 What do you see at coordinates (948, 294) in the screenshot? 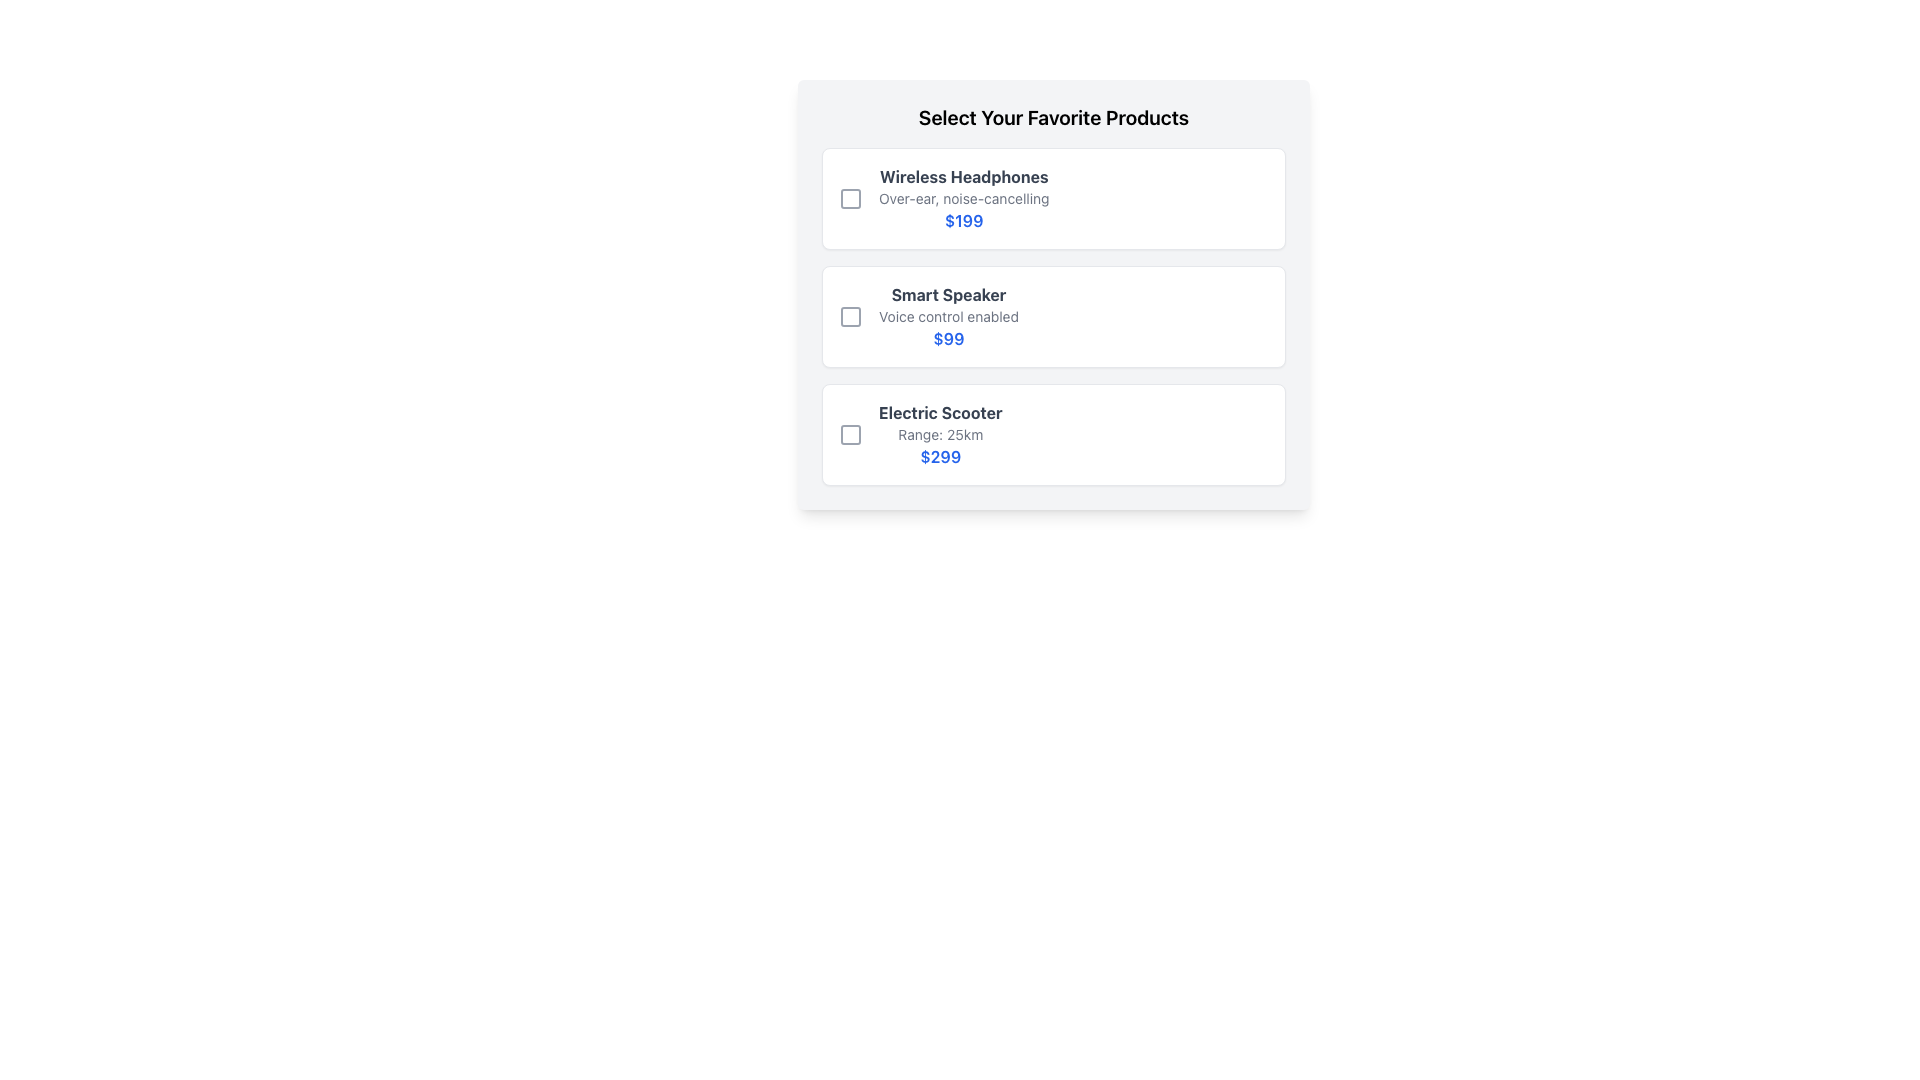
I see `the bold text 'Smart Speaker' displayed in dark gray color, located at the top of the second product card, above the description 'Voice control enabled' and the price '$99'` at bounding box center [948, 294].